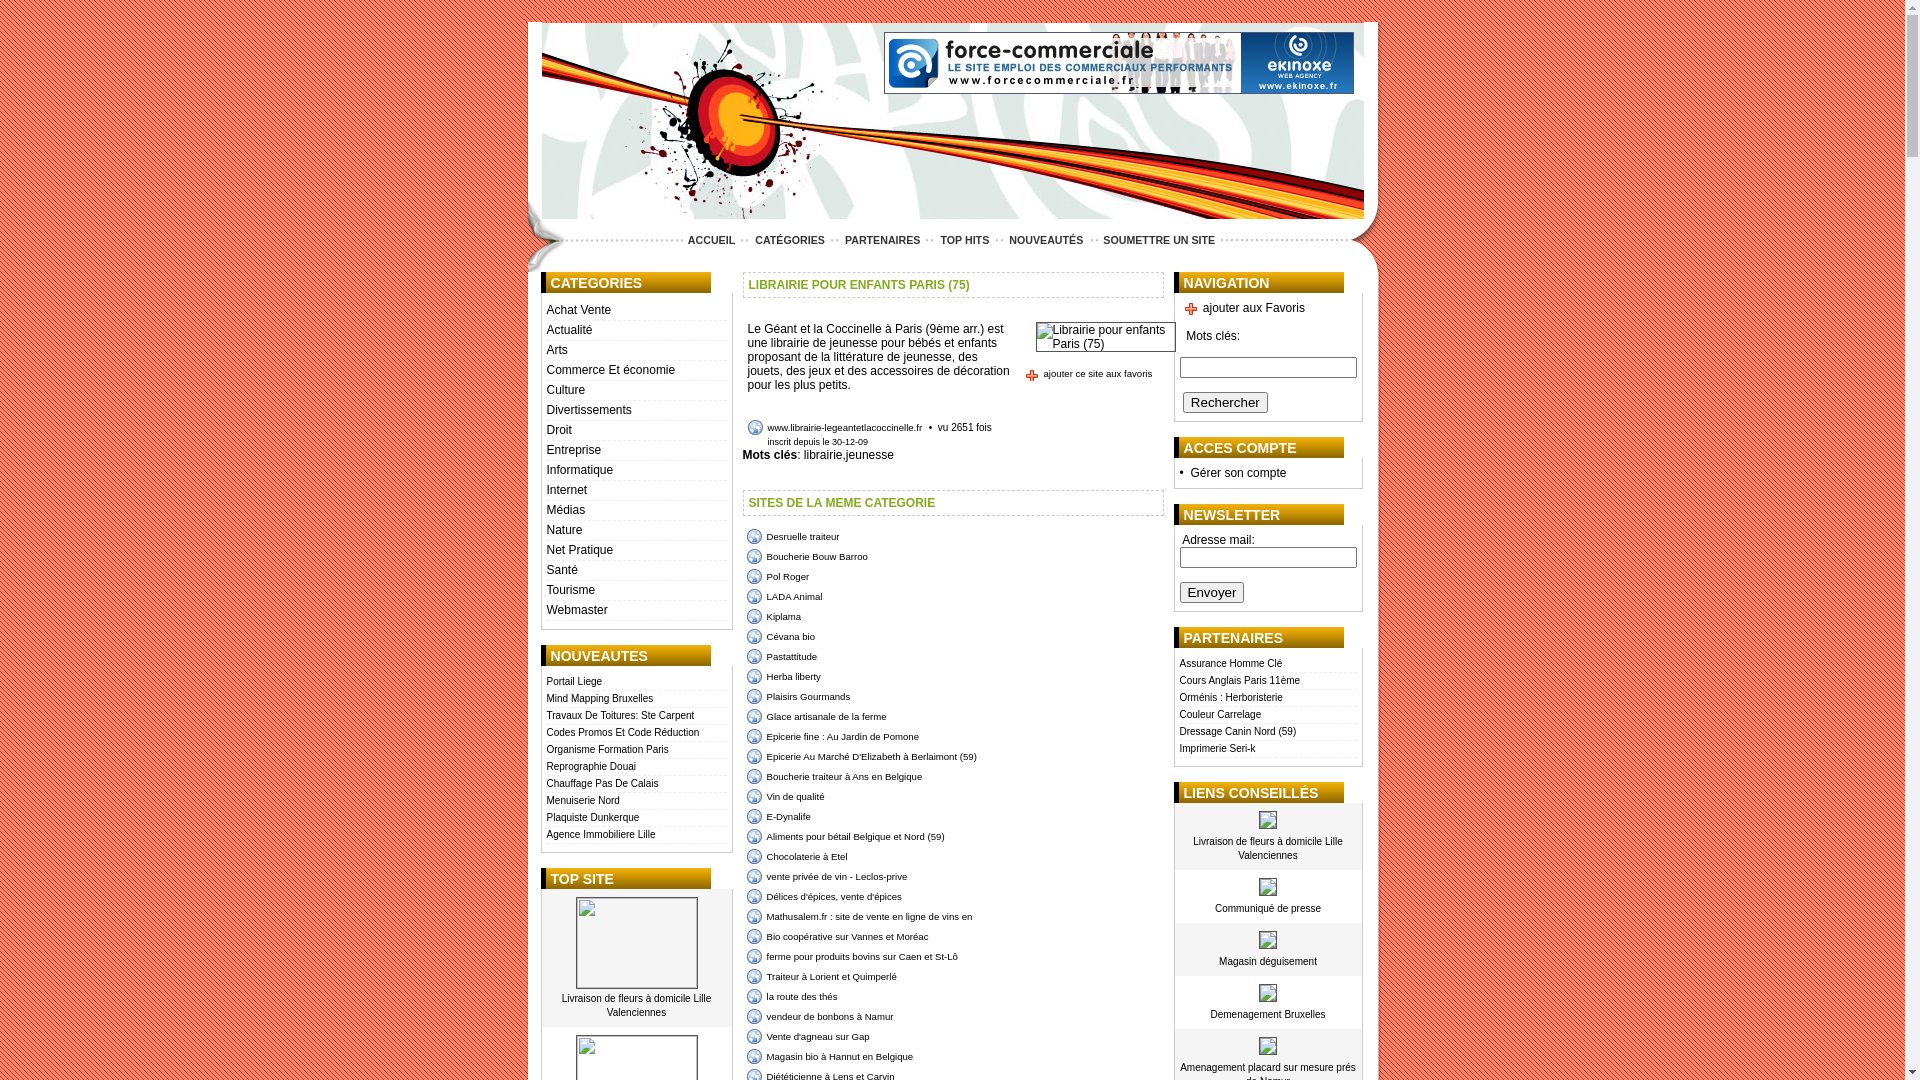 The width and height of the screenshot is (1920, 1080). Describe the element at coordinates (634, 609) in the screenshot. I see `'Webmaster'` at that location.